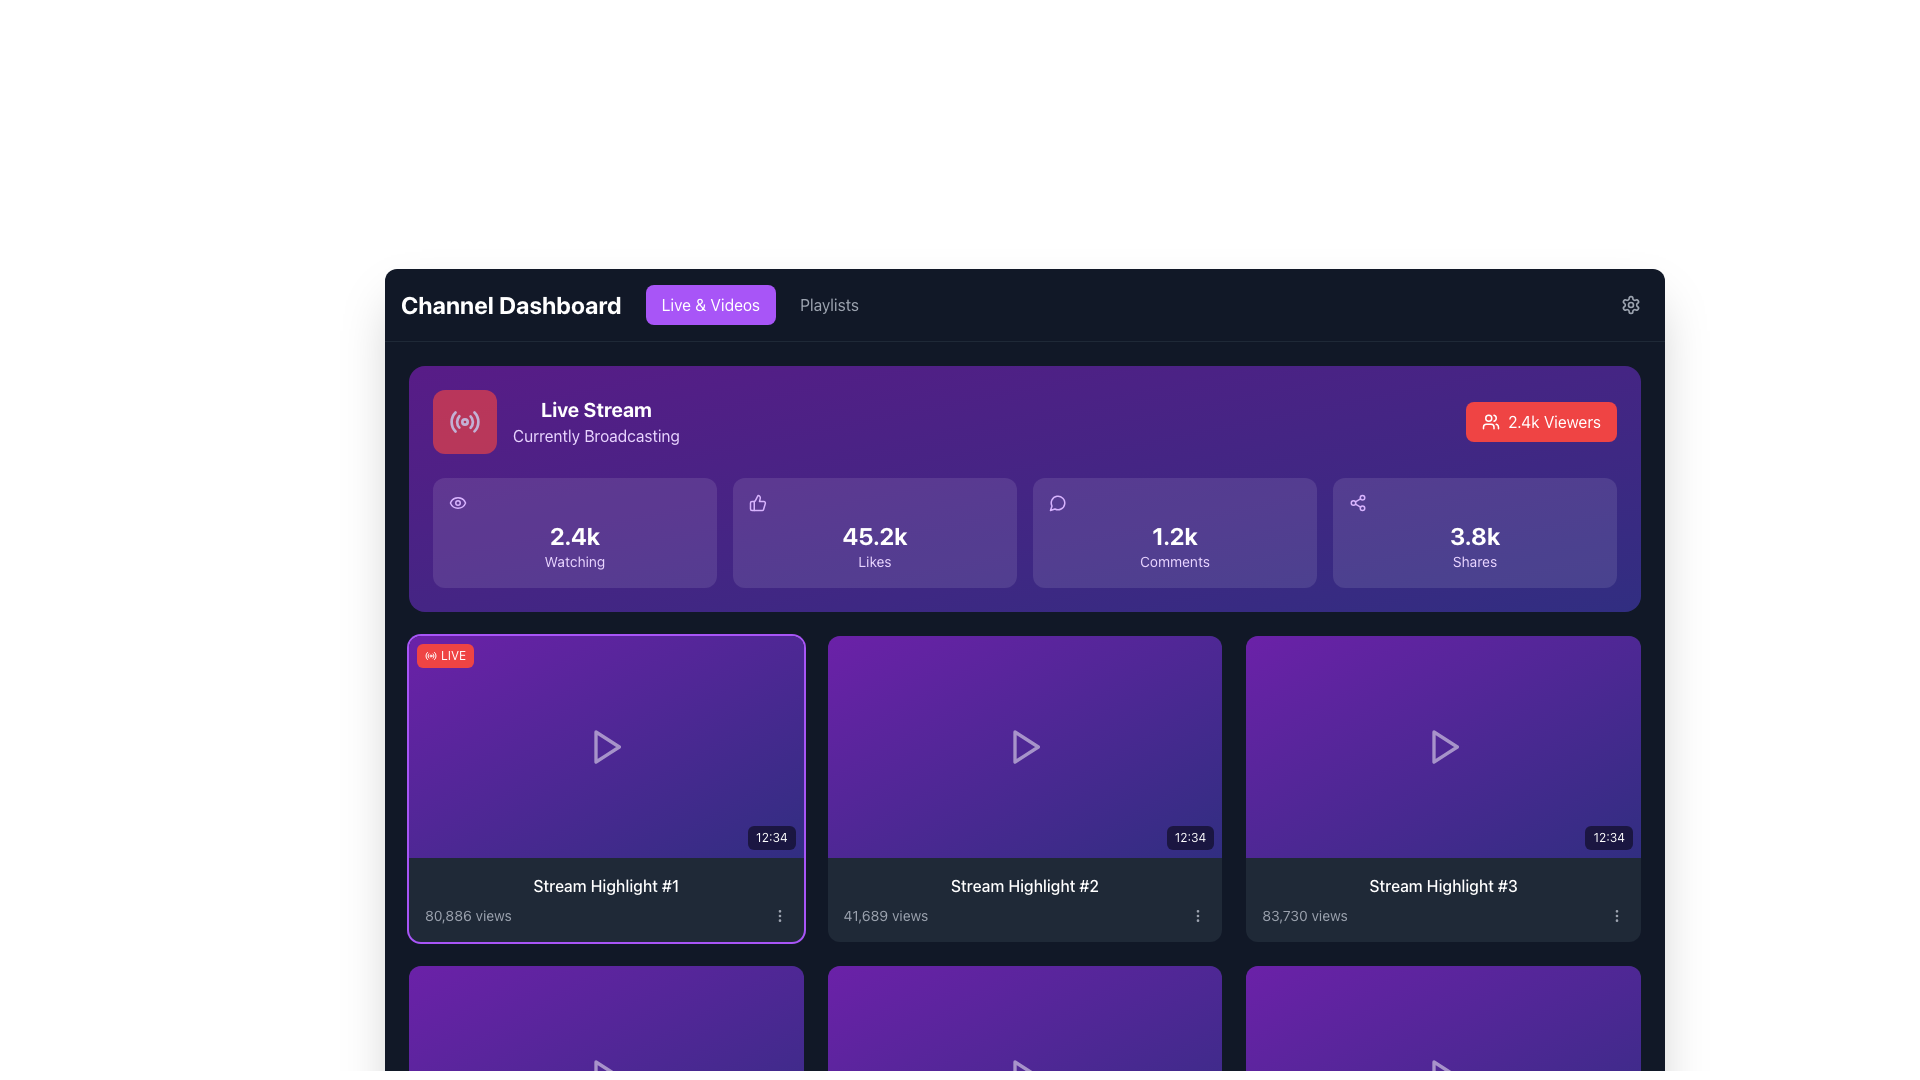 This screenshot has height=1080, width=1920. Describe the element at coordinates (874, 535) in the screenshot. I see `the bold text display element showing '45.2k'` at that location.